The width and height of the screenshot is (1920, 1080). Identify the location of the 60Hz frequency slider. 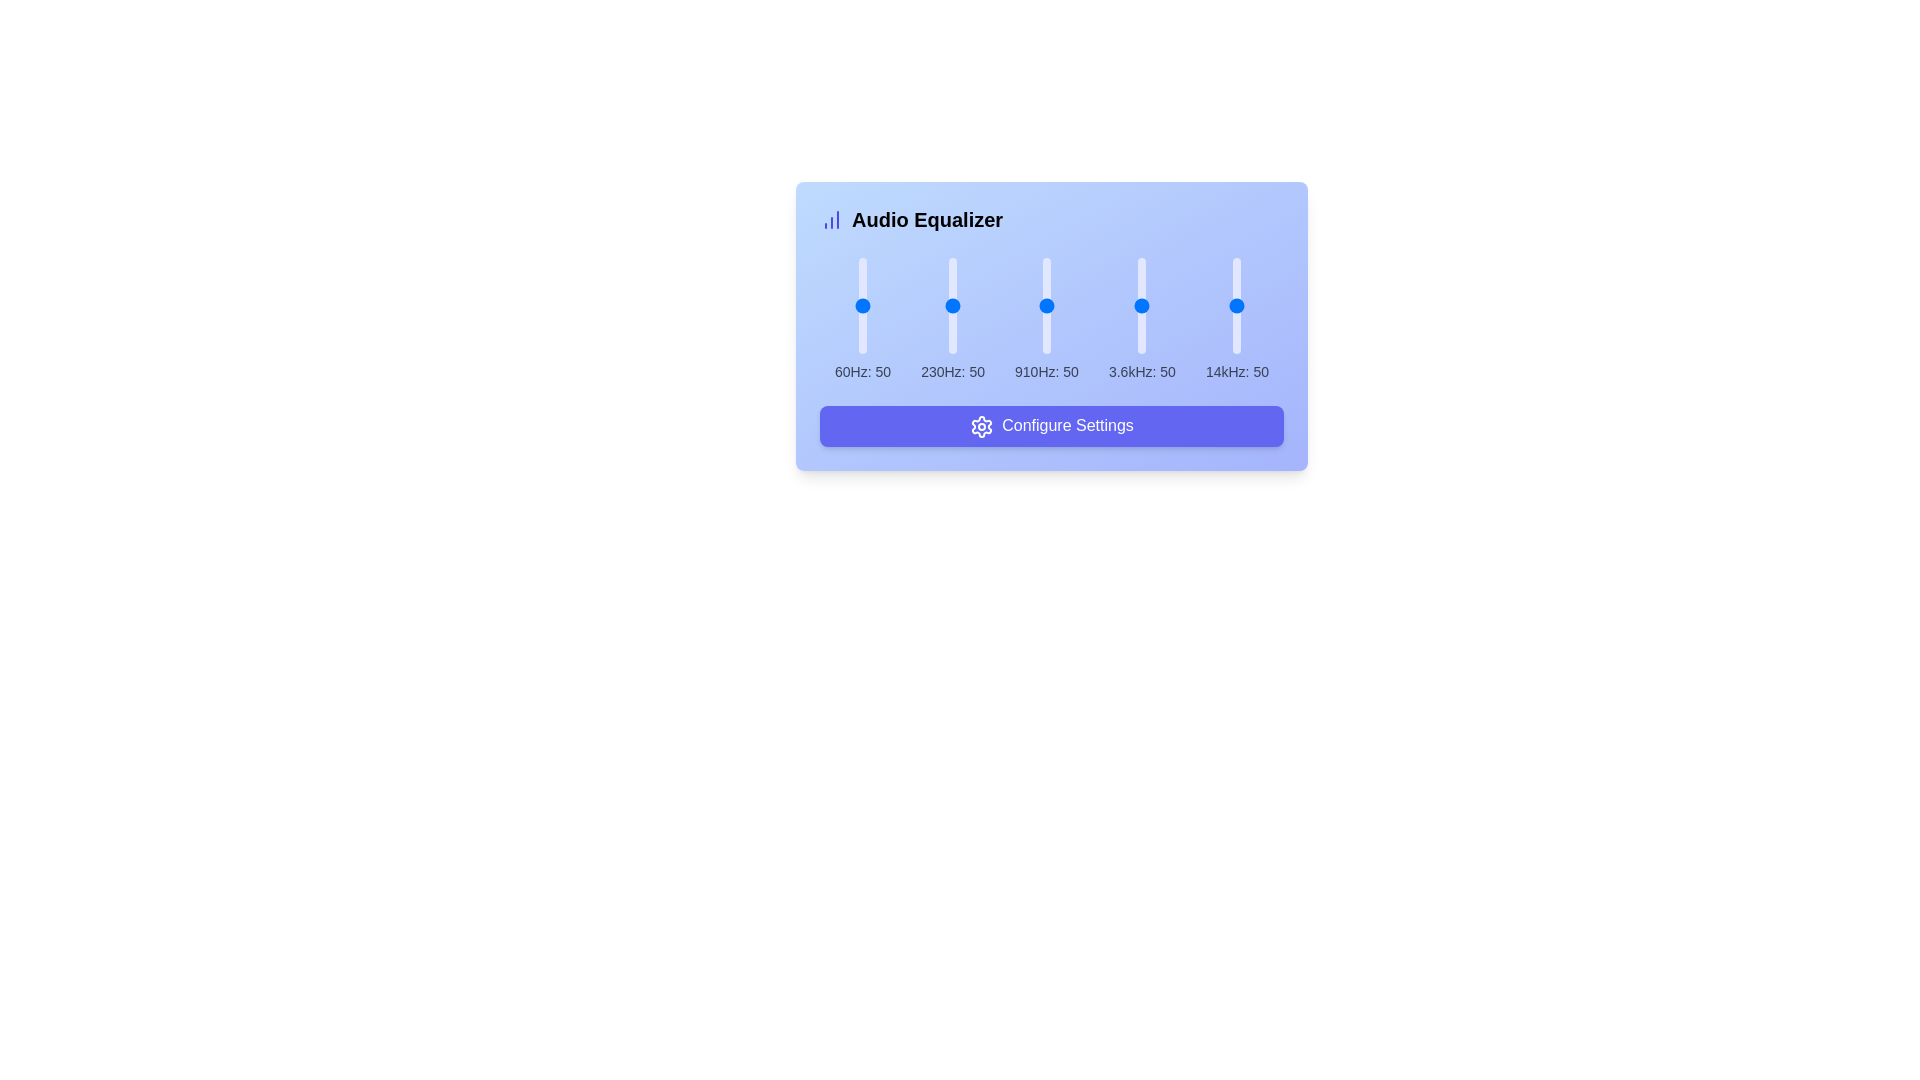
(863, 313).